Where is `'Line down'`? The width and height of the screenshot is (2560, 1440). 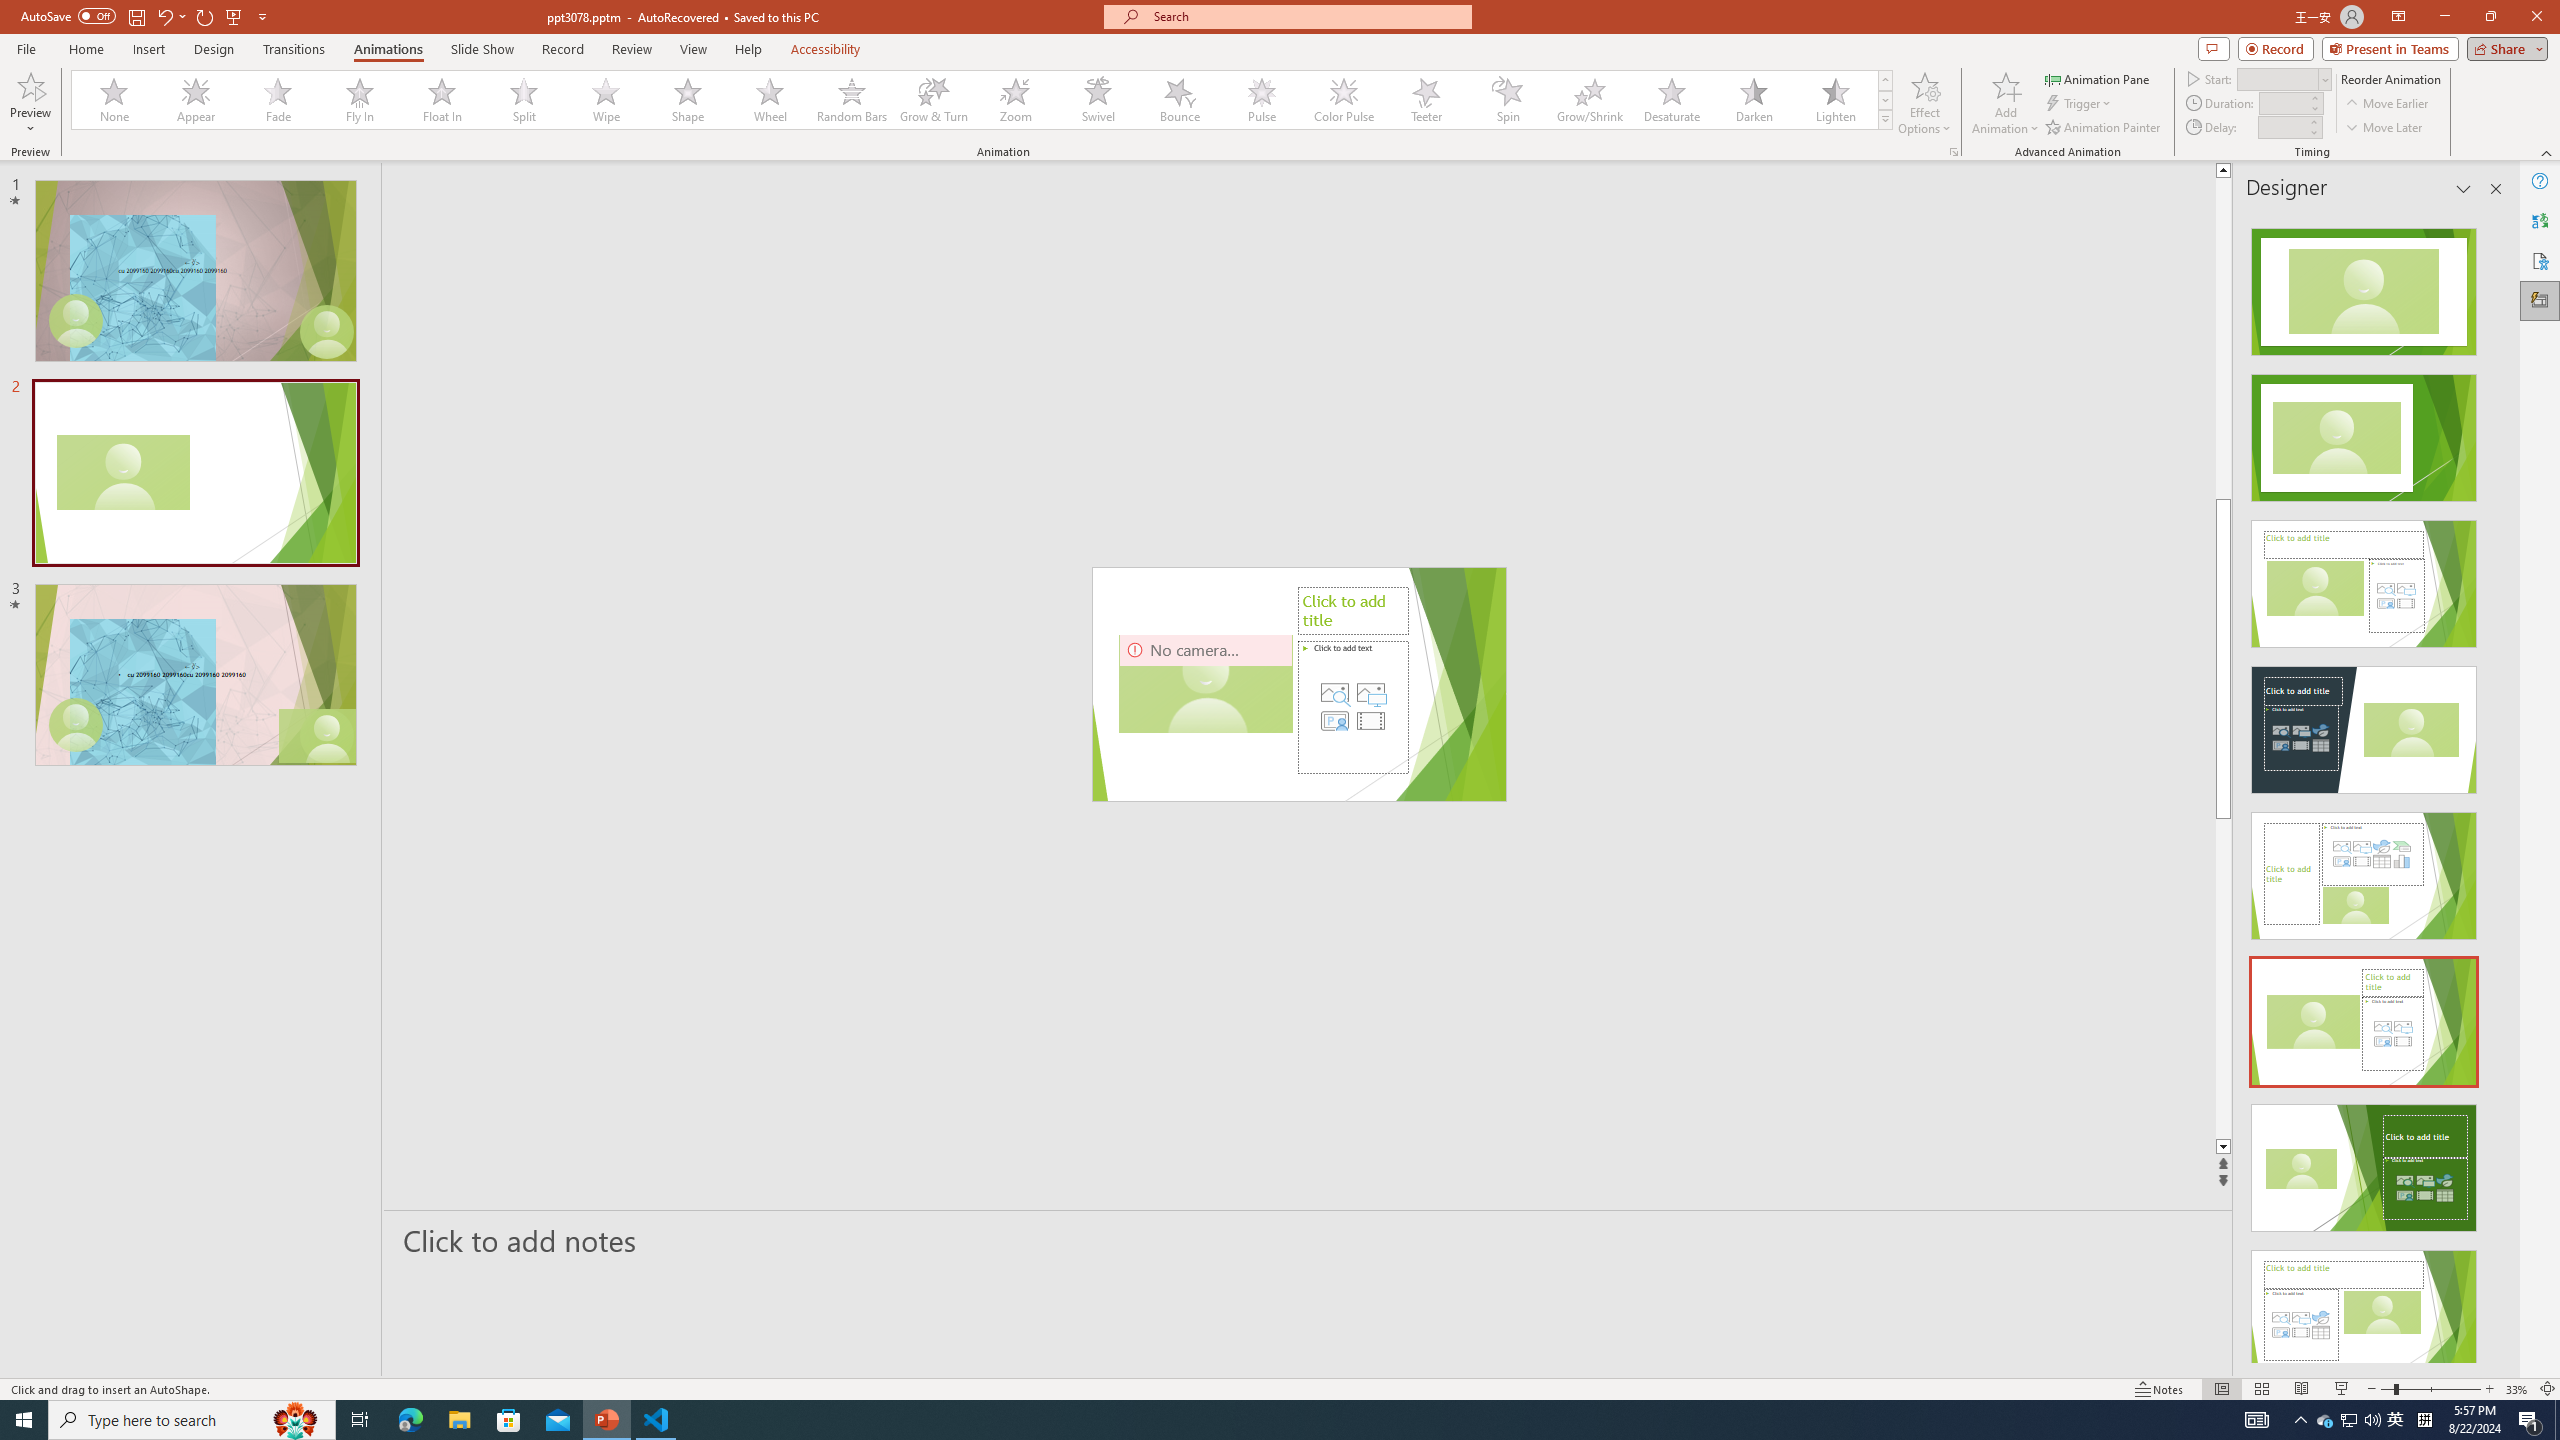 'Line down' is located at coordinates (2290, 1146).